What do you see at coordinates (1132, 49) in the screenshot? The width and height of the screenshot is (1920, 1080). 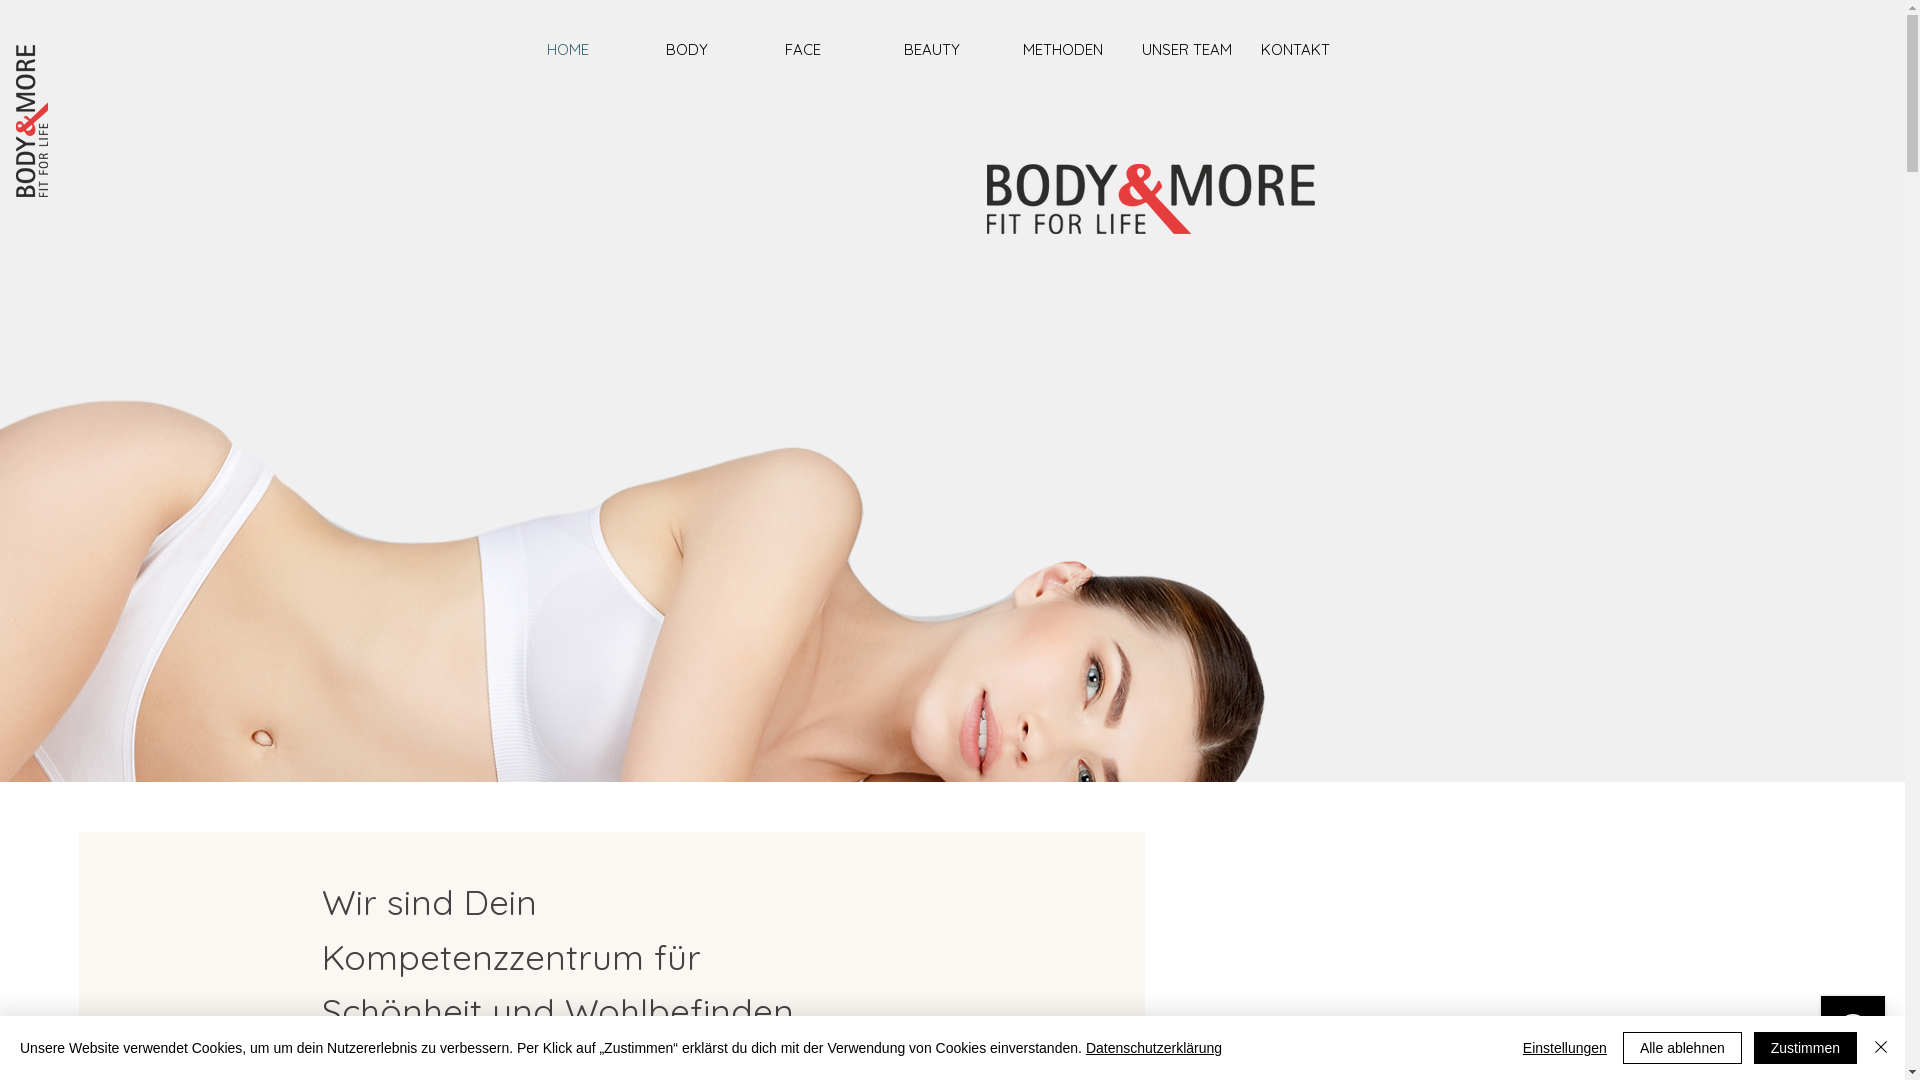 I see `'UNSER TEAM'` at bounding box center [1132, 49].